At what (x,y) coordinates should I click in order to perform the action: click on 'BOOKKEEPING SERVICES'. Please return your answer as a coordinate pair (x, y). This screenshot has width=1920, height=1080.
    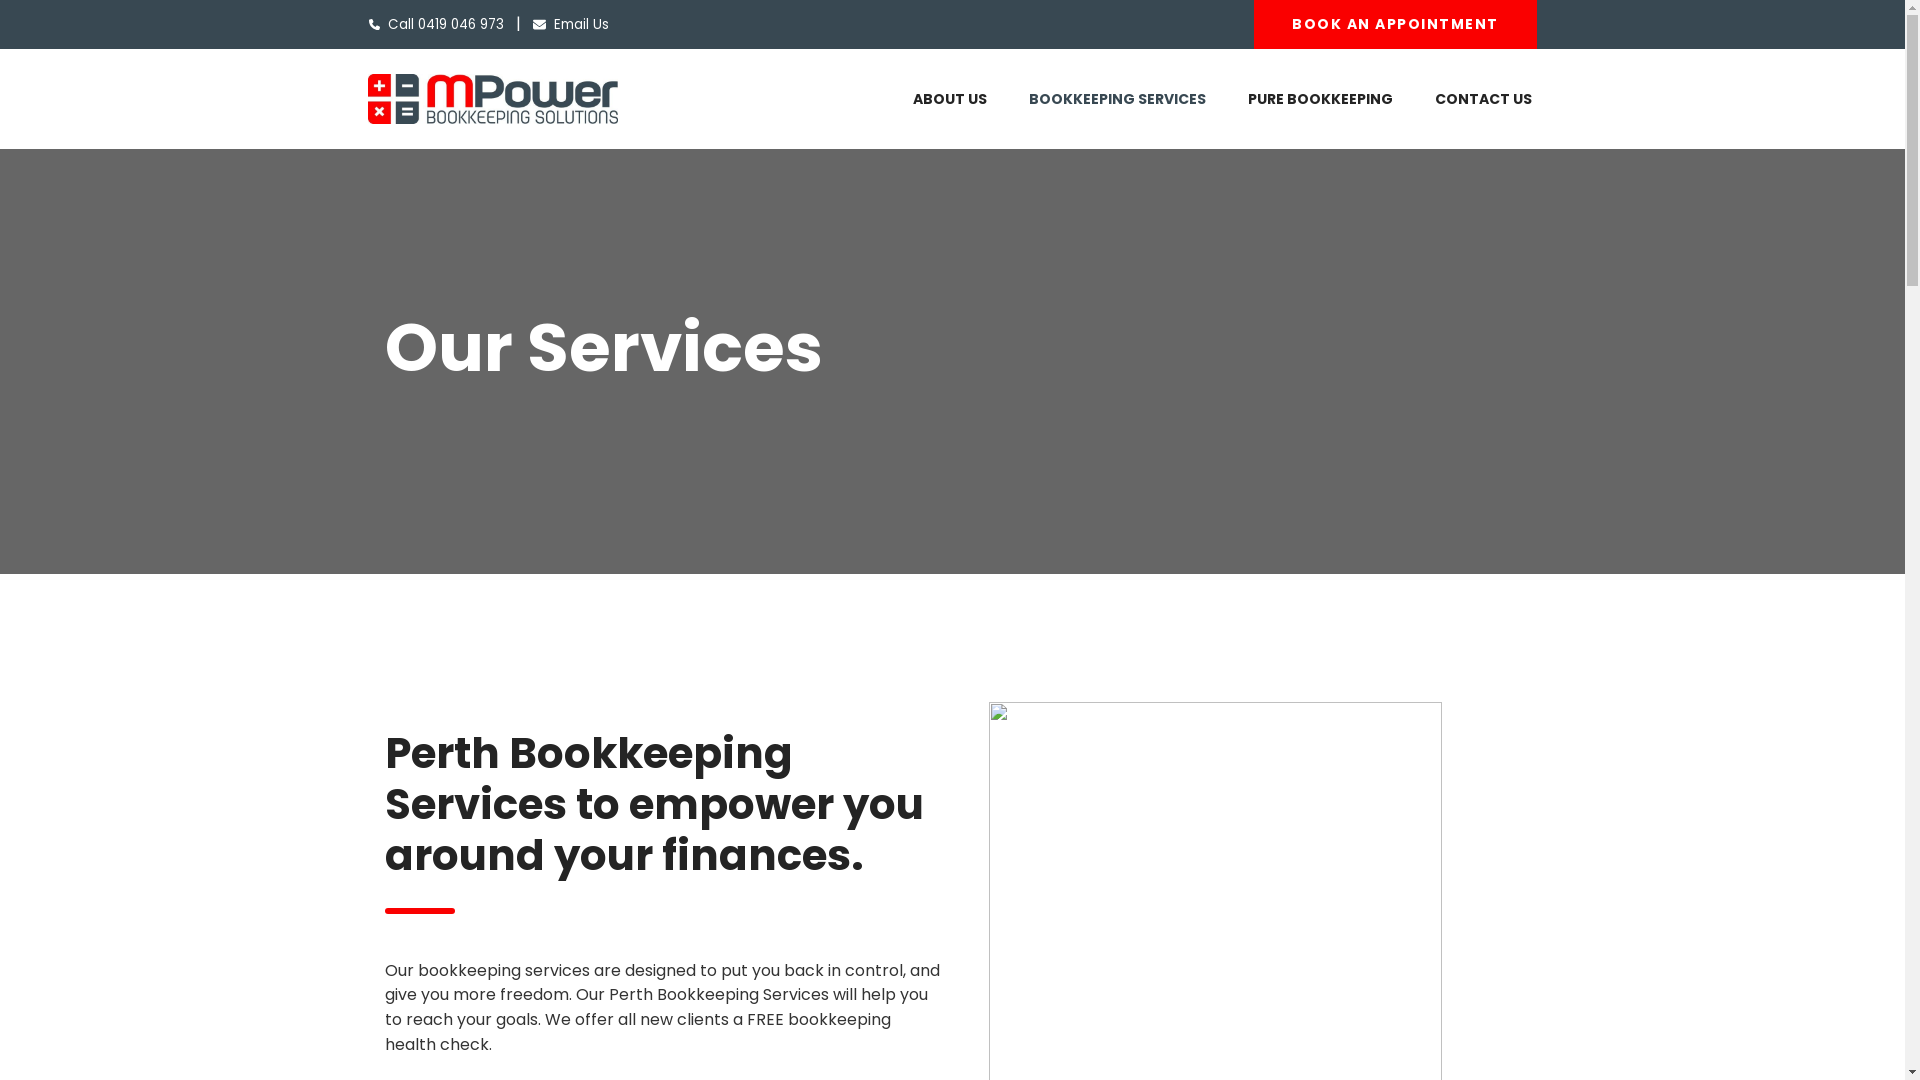
    Looking at the image, I should click on (1116, 99).